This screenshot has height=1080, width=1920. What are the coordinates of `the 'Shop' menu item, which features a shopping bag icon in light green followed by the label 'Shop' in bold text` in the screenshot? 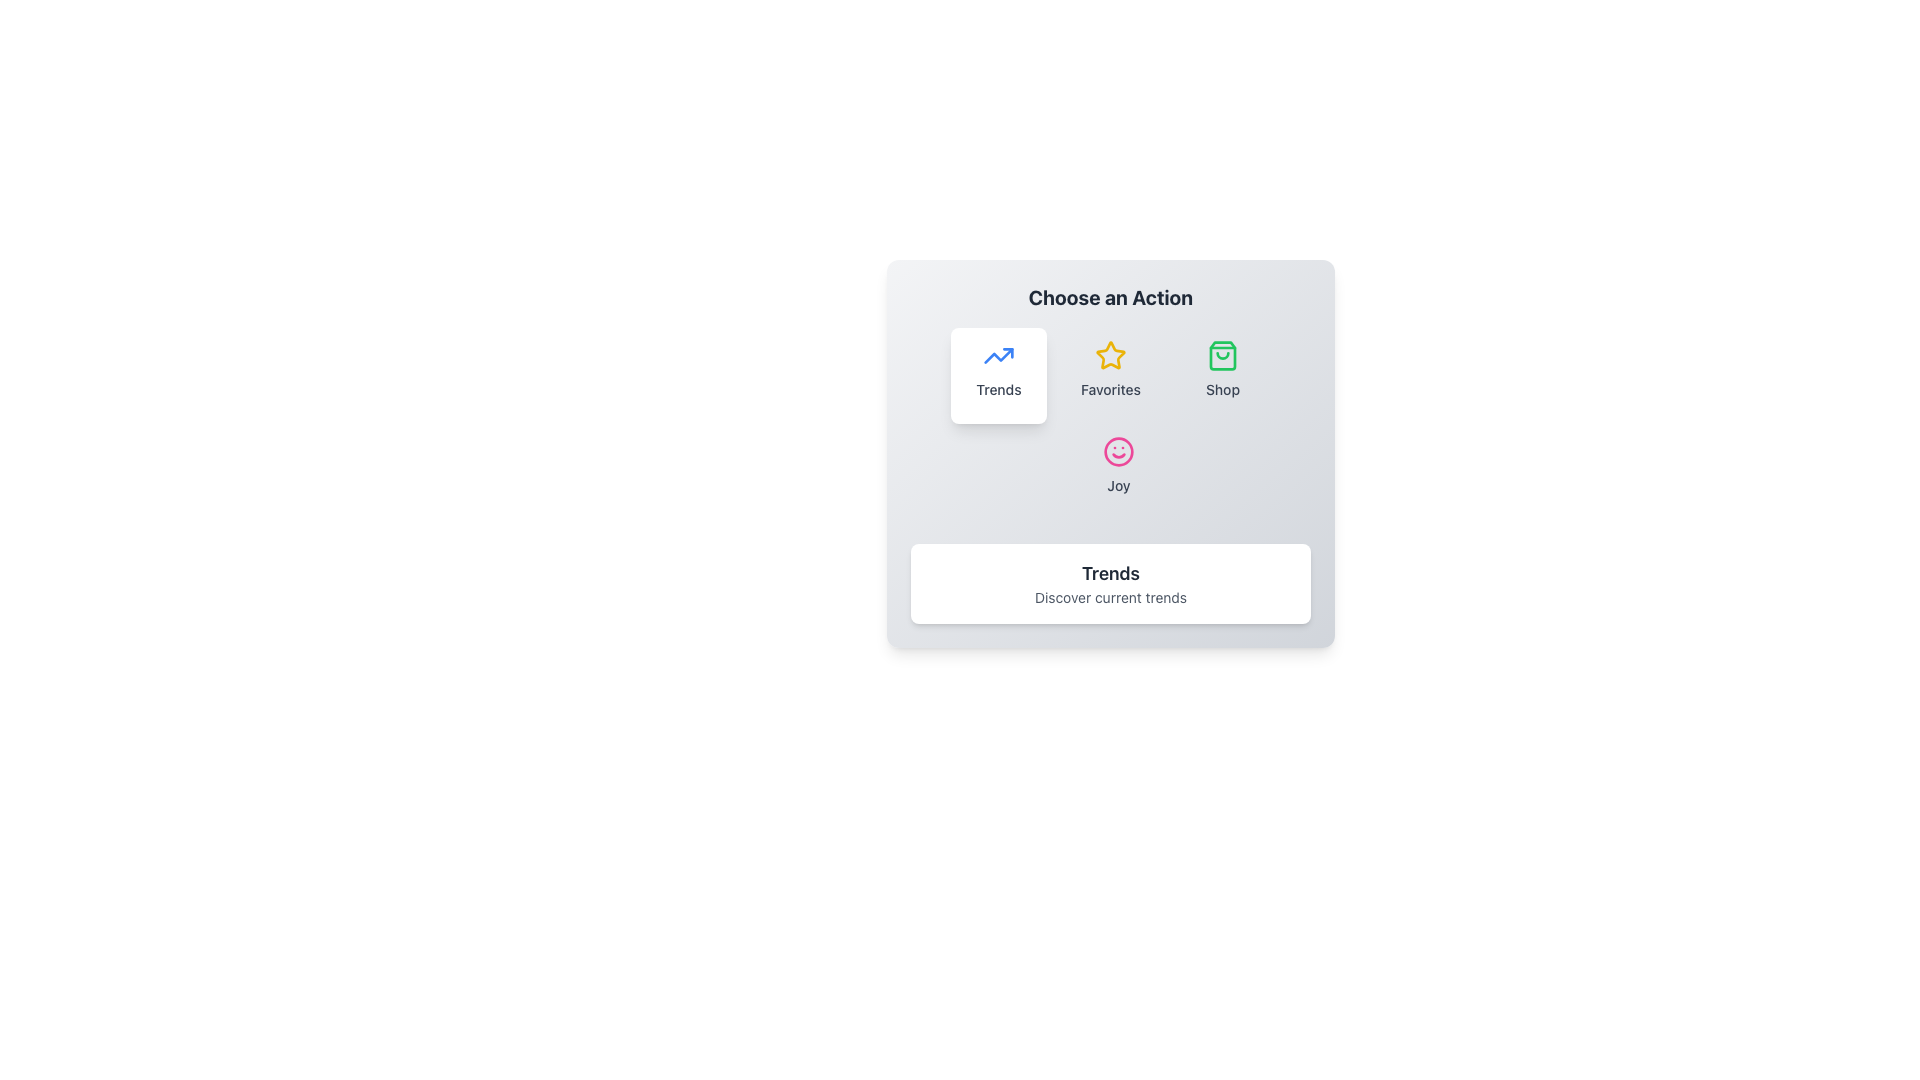 It's located at (1222, 375).